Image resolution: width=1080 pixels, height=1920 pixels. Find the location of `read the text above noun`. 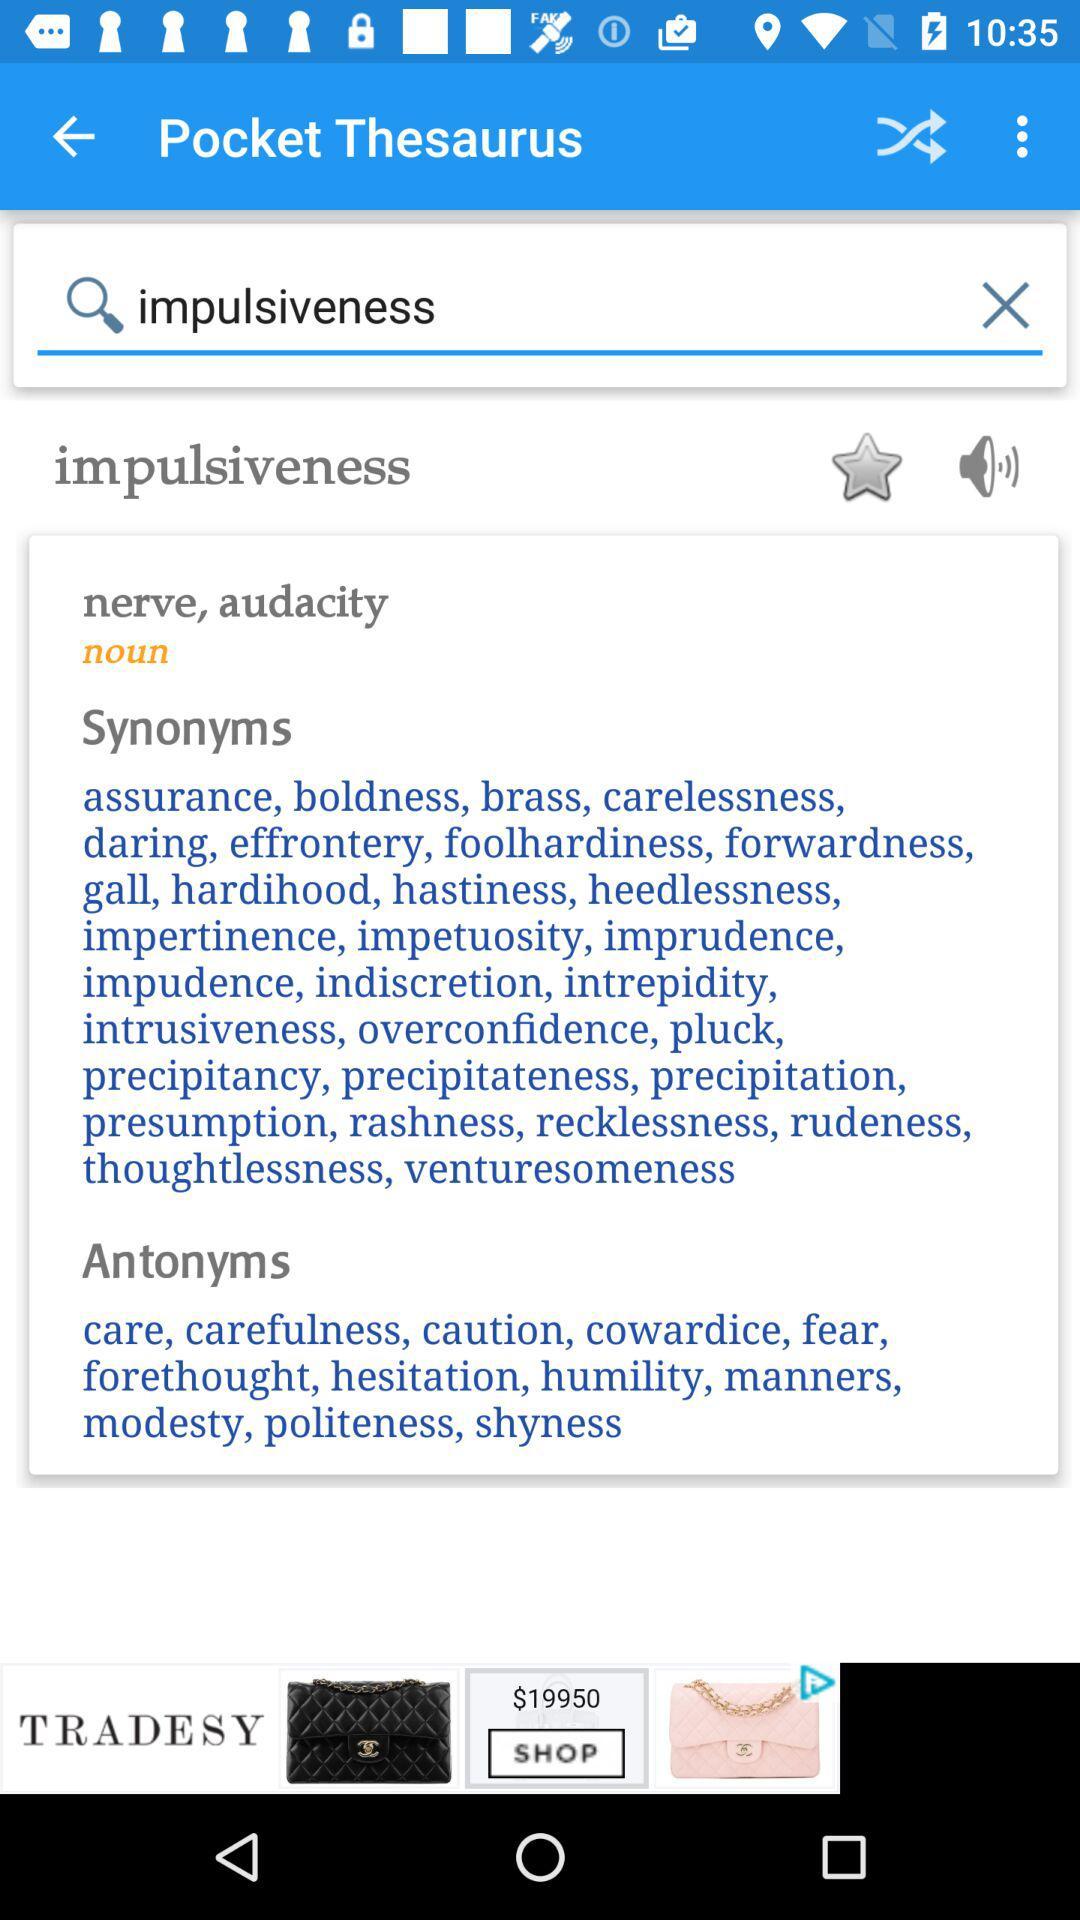

read the text above noun is located at coordinates (543, 588).